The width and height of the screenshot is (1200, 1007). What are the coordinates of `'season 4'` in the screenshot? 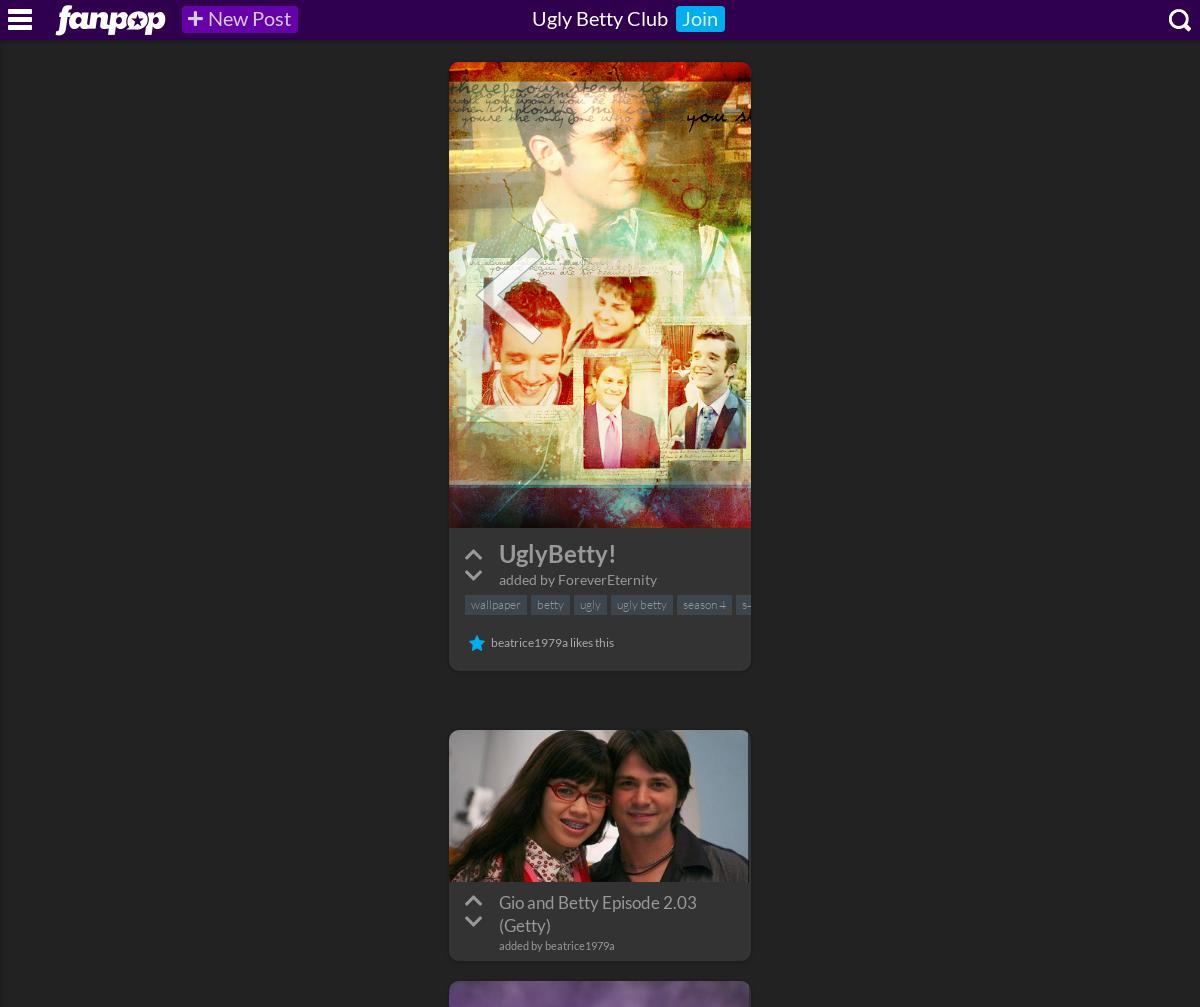 It's located at (683, 603).